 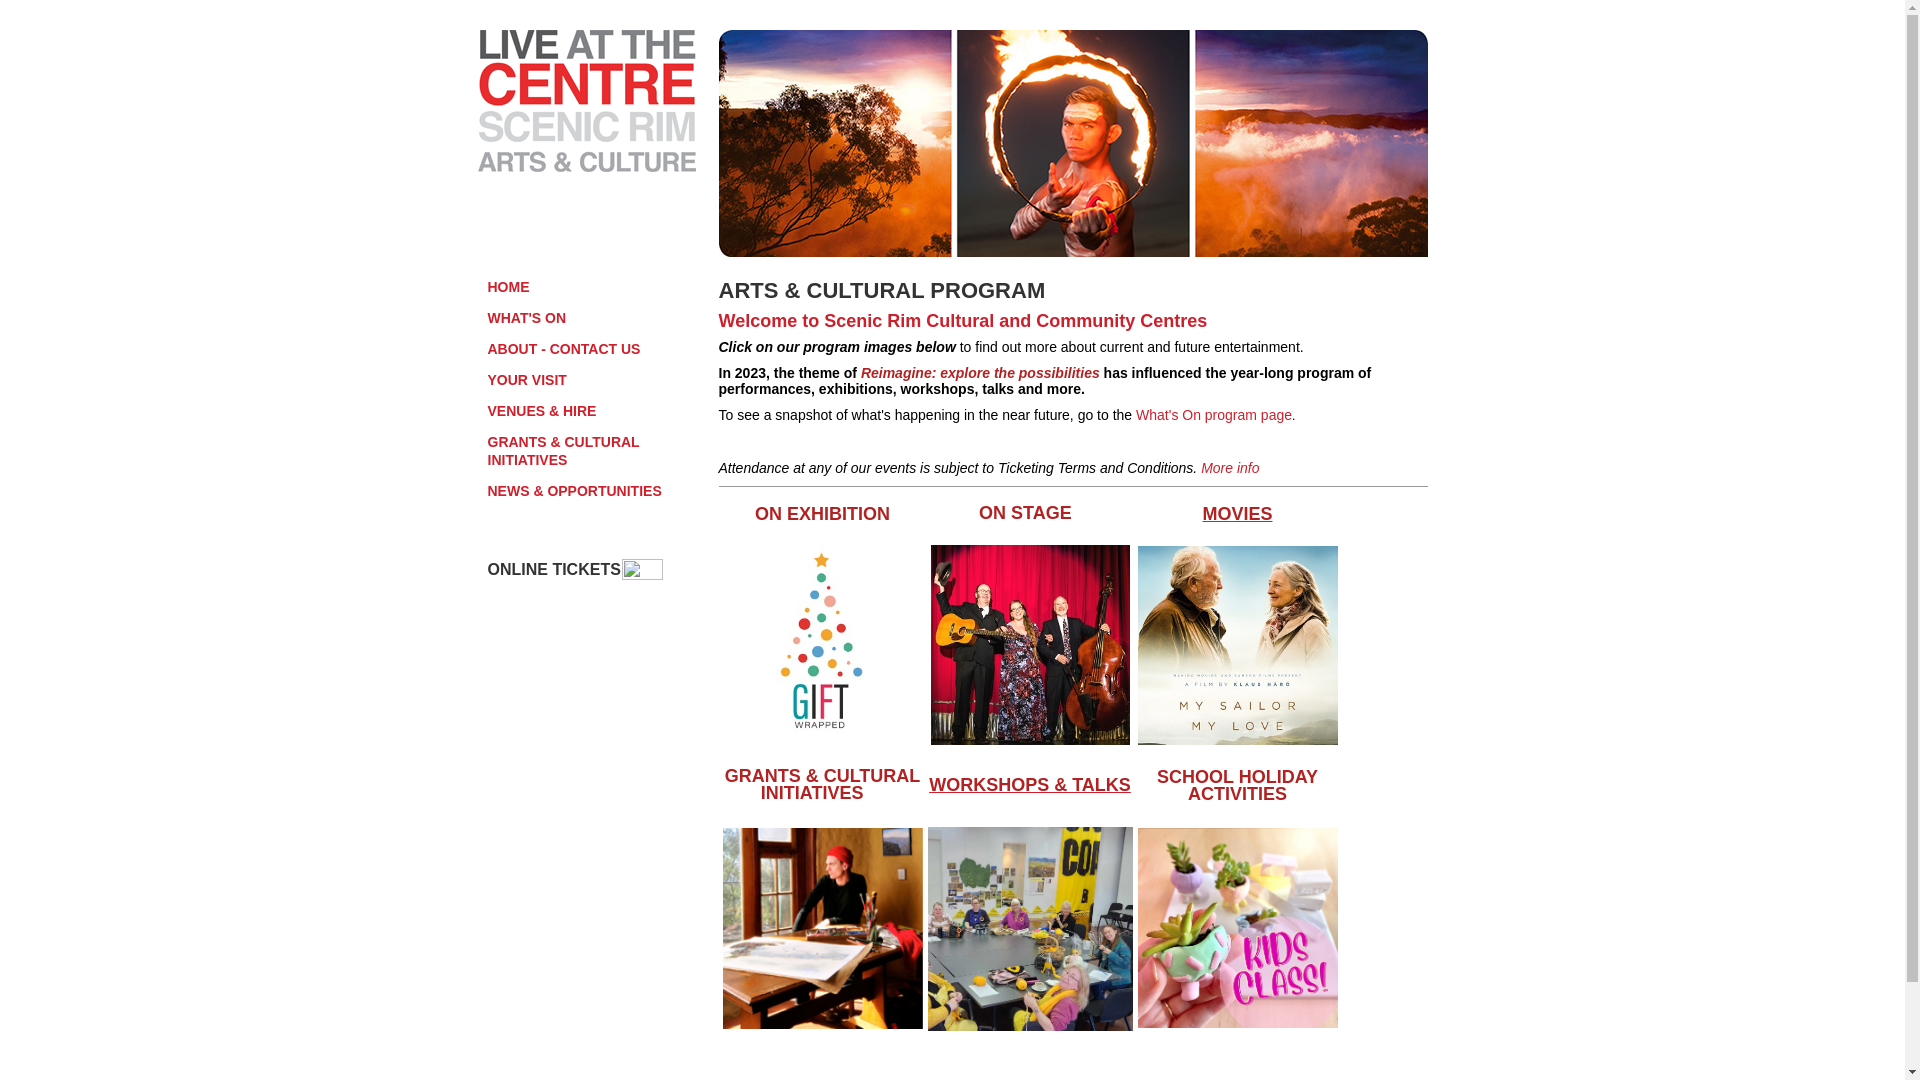 I want to click on 'HOME', so click(x=594, y=286).